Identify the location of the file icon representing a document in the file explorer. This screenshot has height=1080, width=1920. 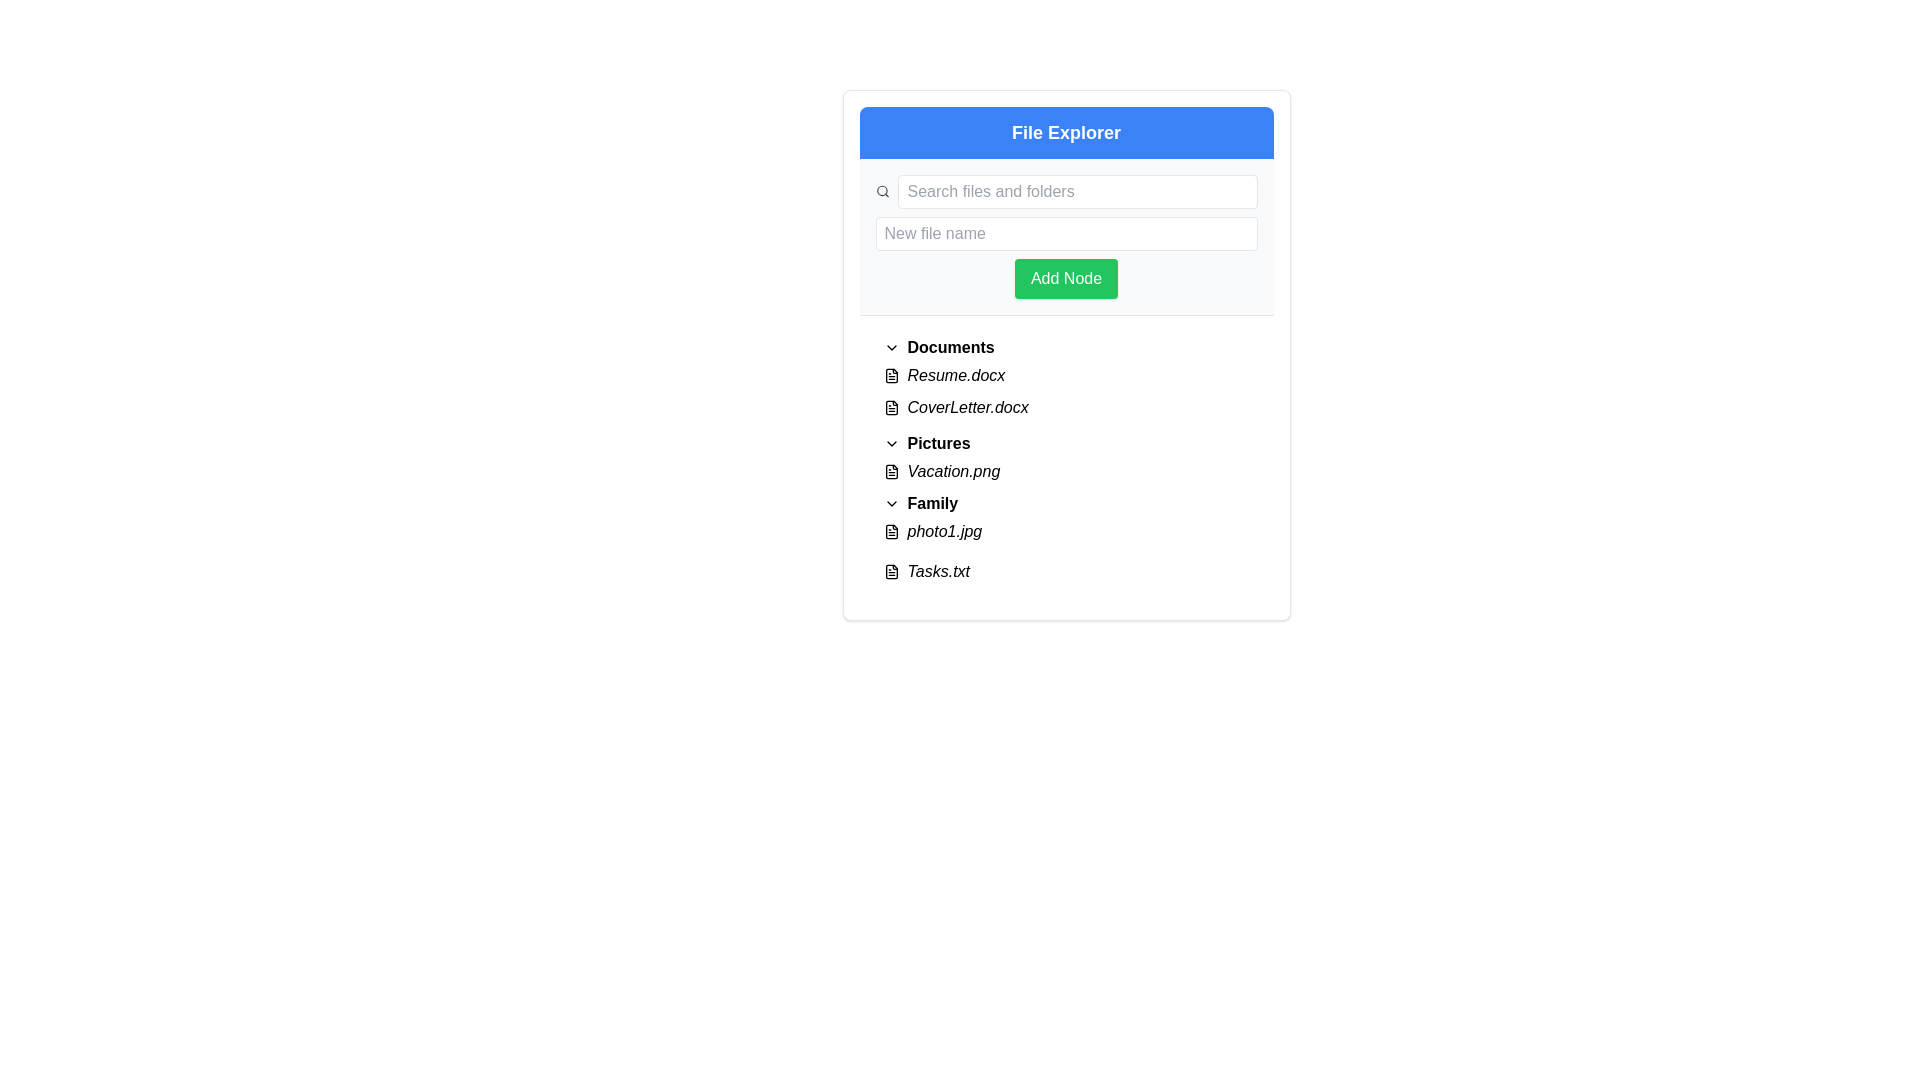
(890, 407).